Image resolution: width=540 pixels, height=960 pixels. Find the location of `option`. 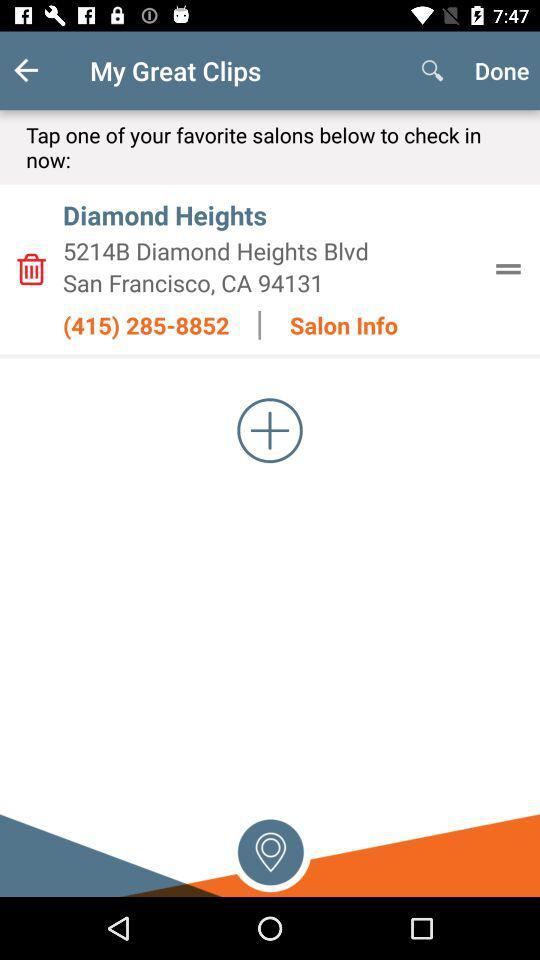

option is located at coordinates (270, 430).